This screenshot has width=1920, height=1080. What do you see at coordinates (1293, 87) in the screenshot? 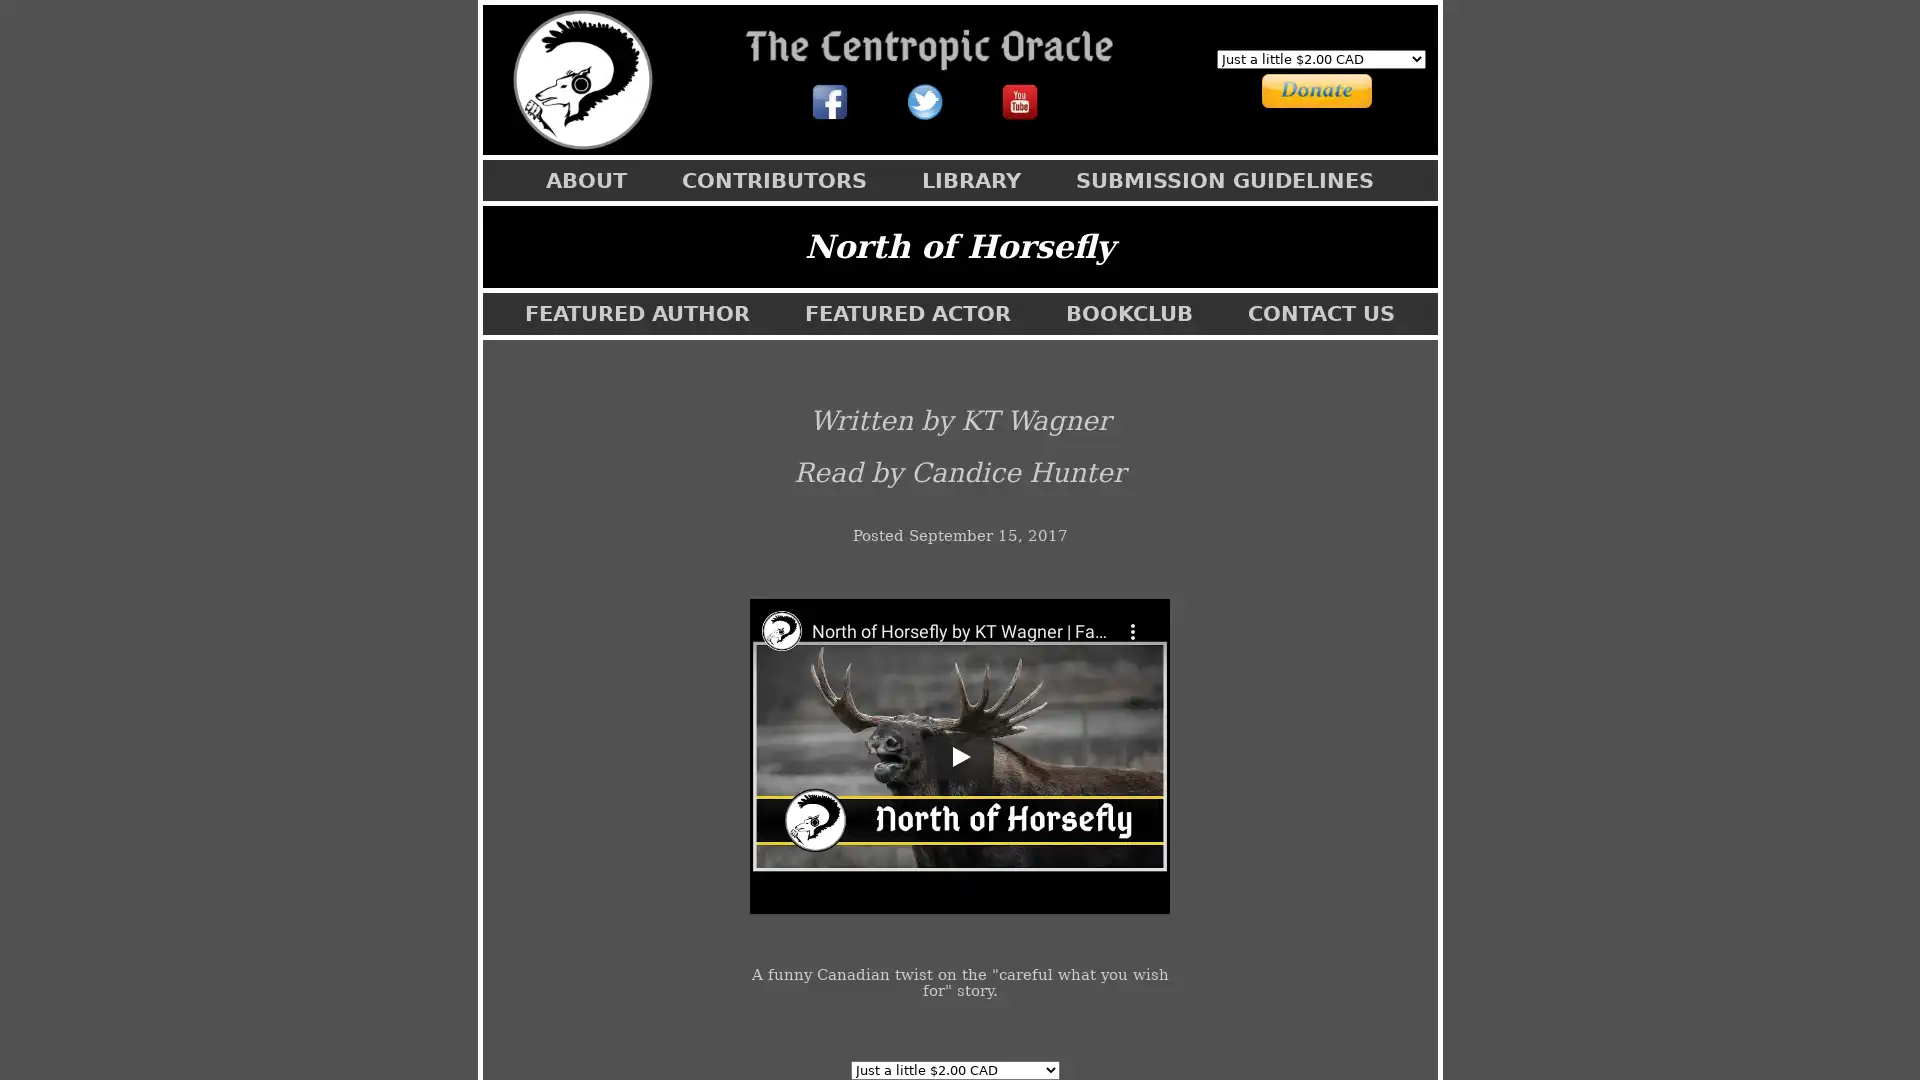
I see `PayPal` at bounding box center [1293, 87].